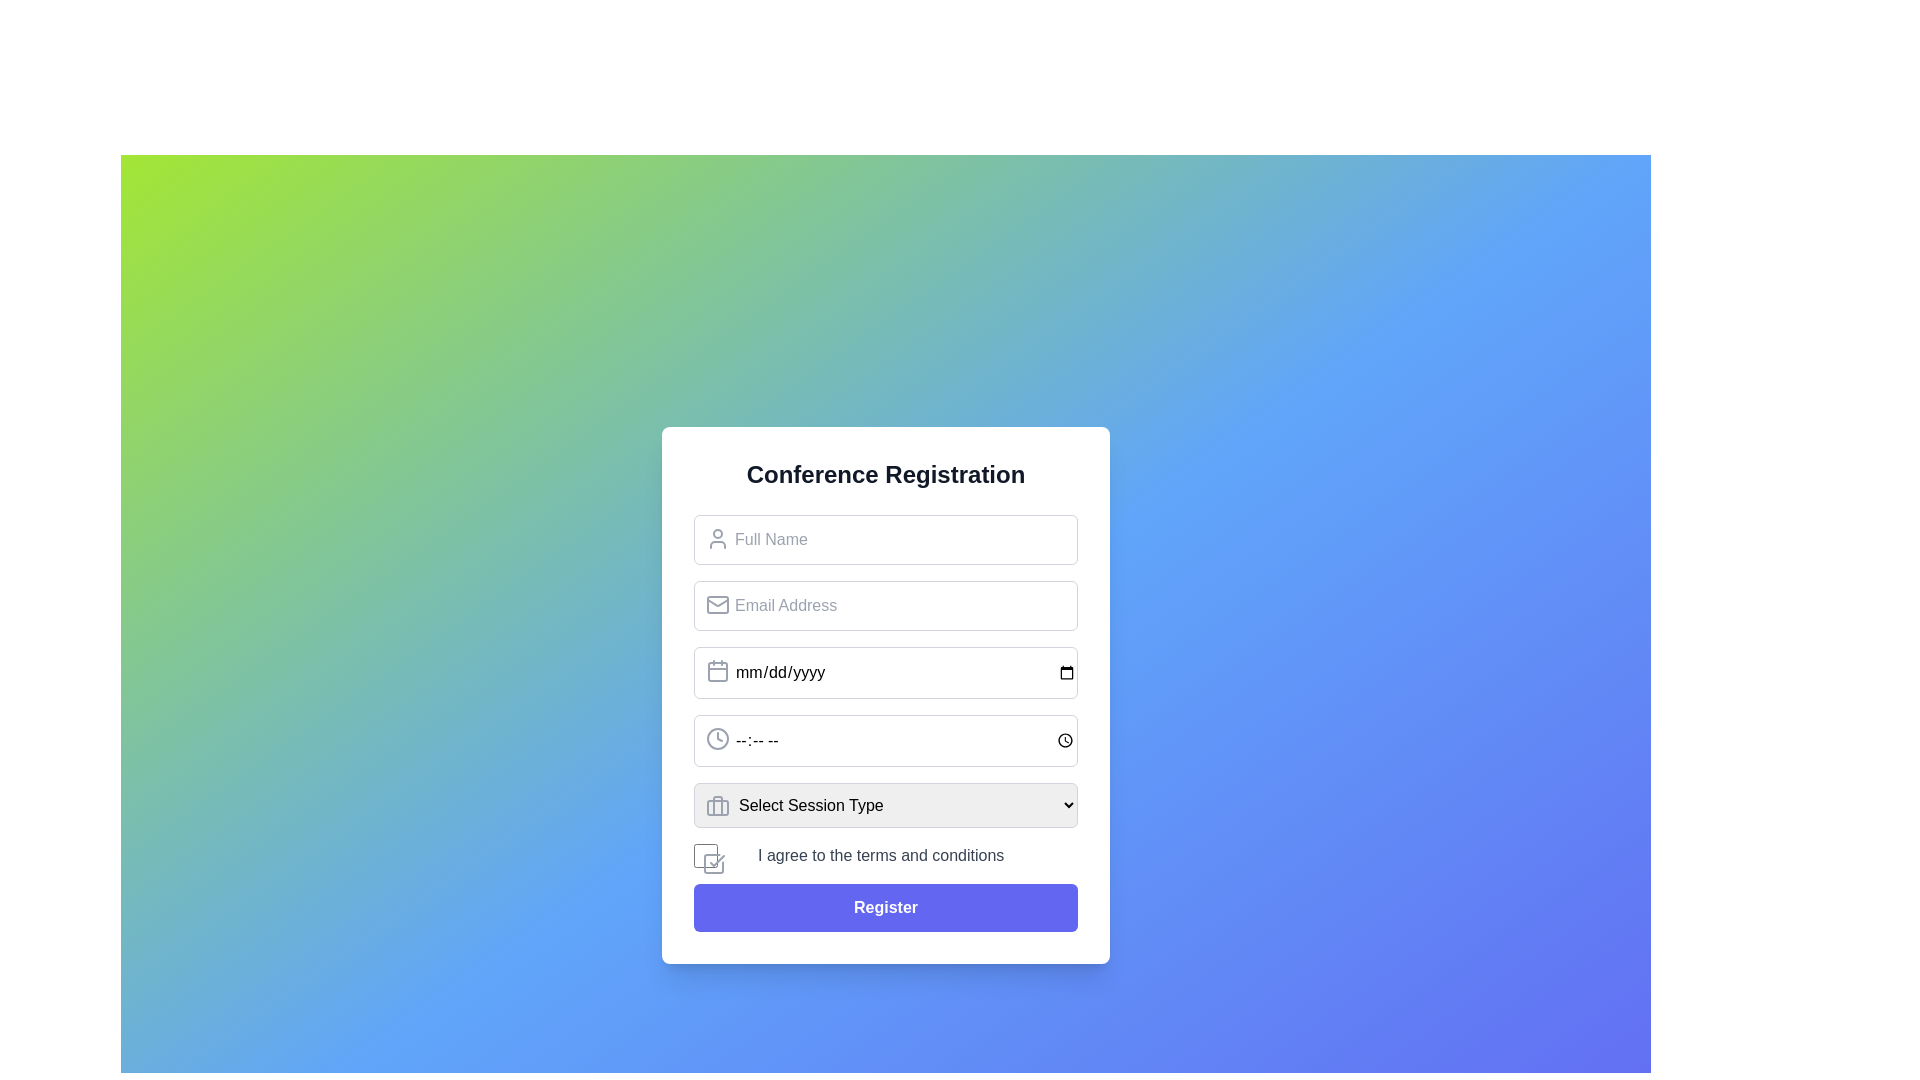 This screenshot has height=1080, width=1920. I want to click on the rectangular shape within the envelope icon located to the left of the 'Email Address' input field, so click(718, 603).